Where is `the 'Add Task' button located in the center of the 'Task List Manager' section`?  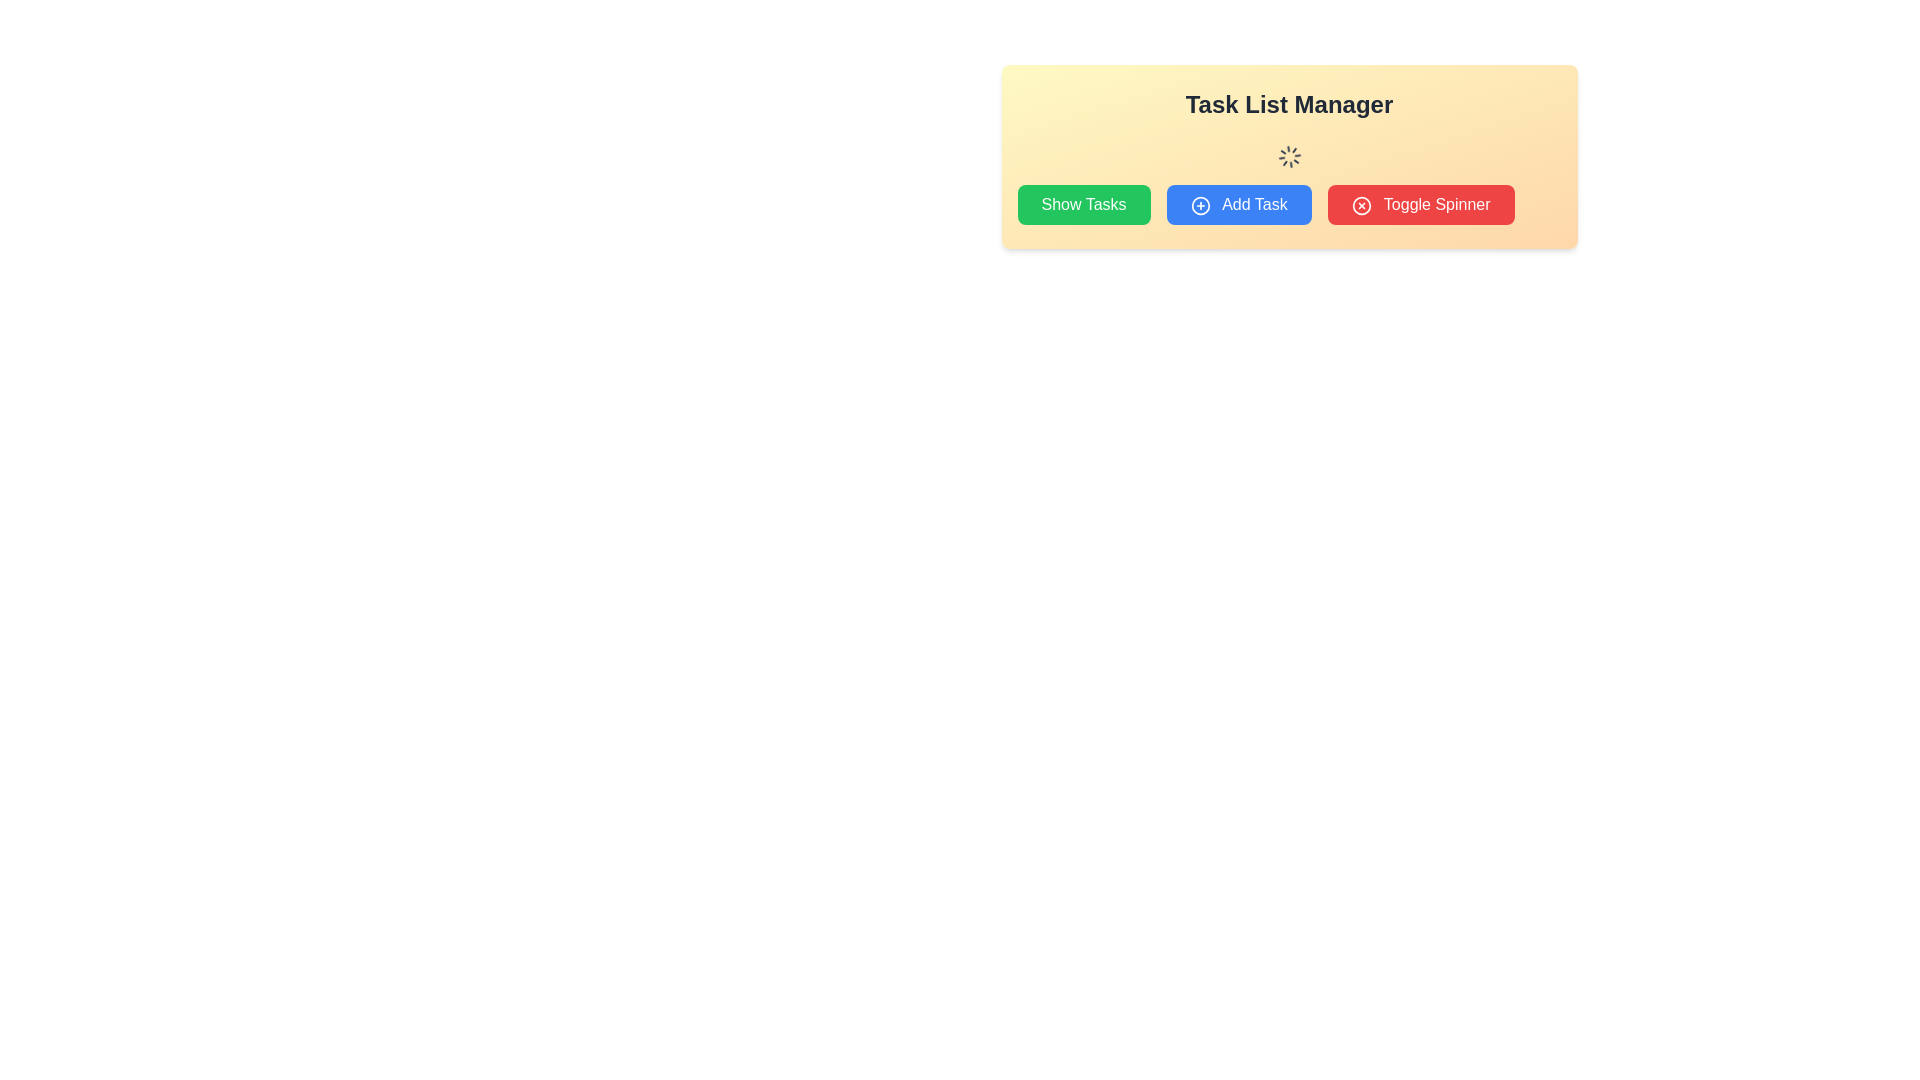 the 'Add Task' button located in the center of the 'Task List Manager' section is located at coordinates (1289, 204).